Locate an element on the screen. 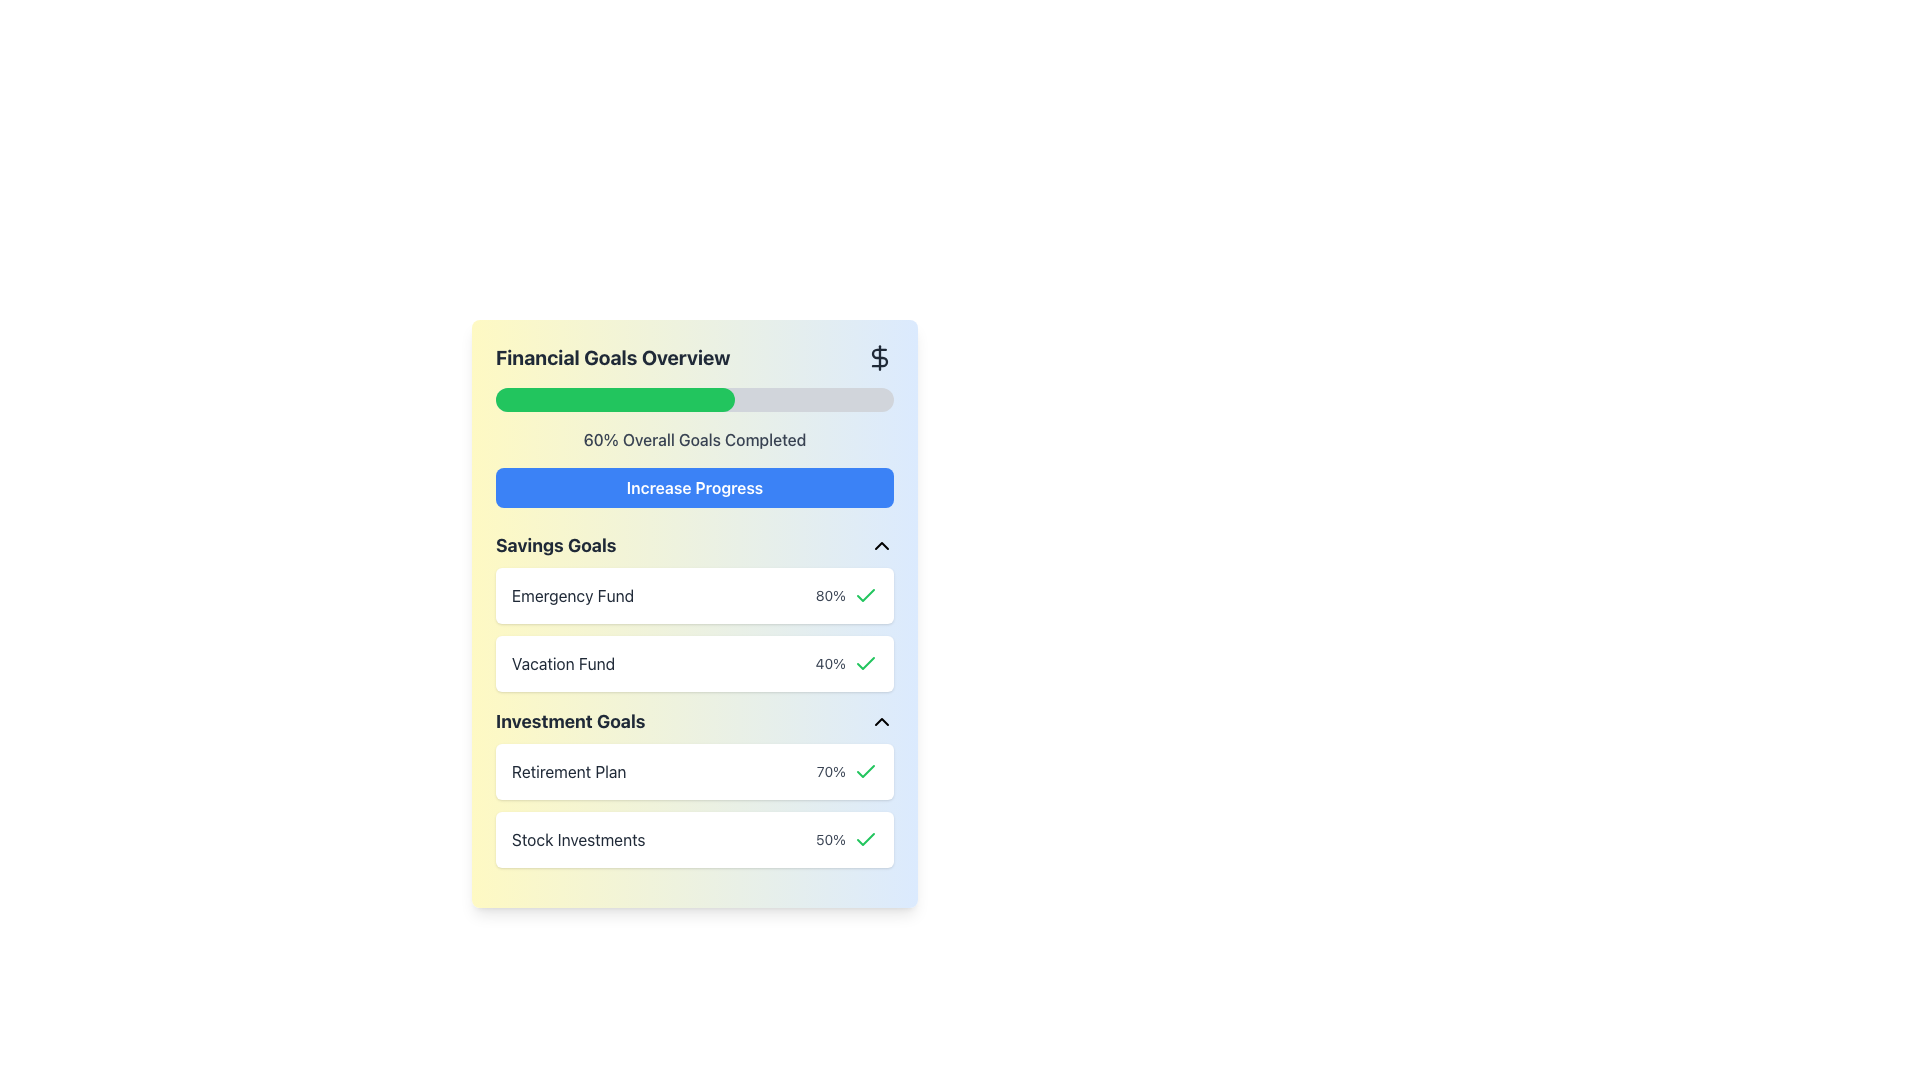 This screenshot has height=1080, width=1920. the 'Emergency Fund' text label located in the 'Savings Goals' section, which is styled in dark gray and positioned on the left side of a list item with a percentage indicator and a green checkmark icon is located at coordinates (572, 595).